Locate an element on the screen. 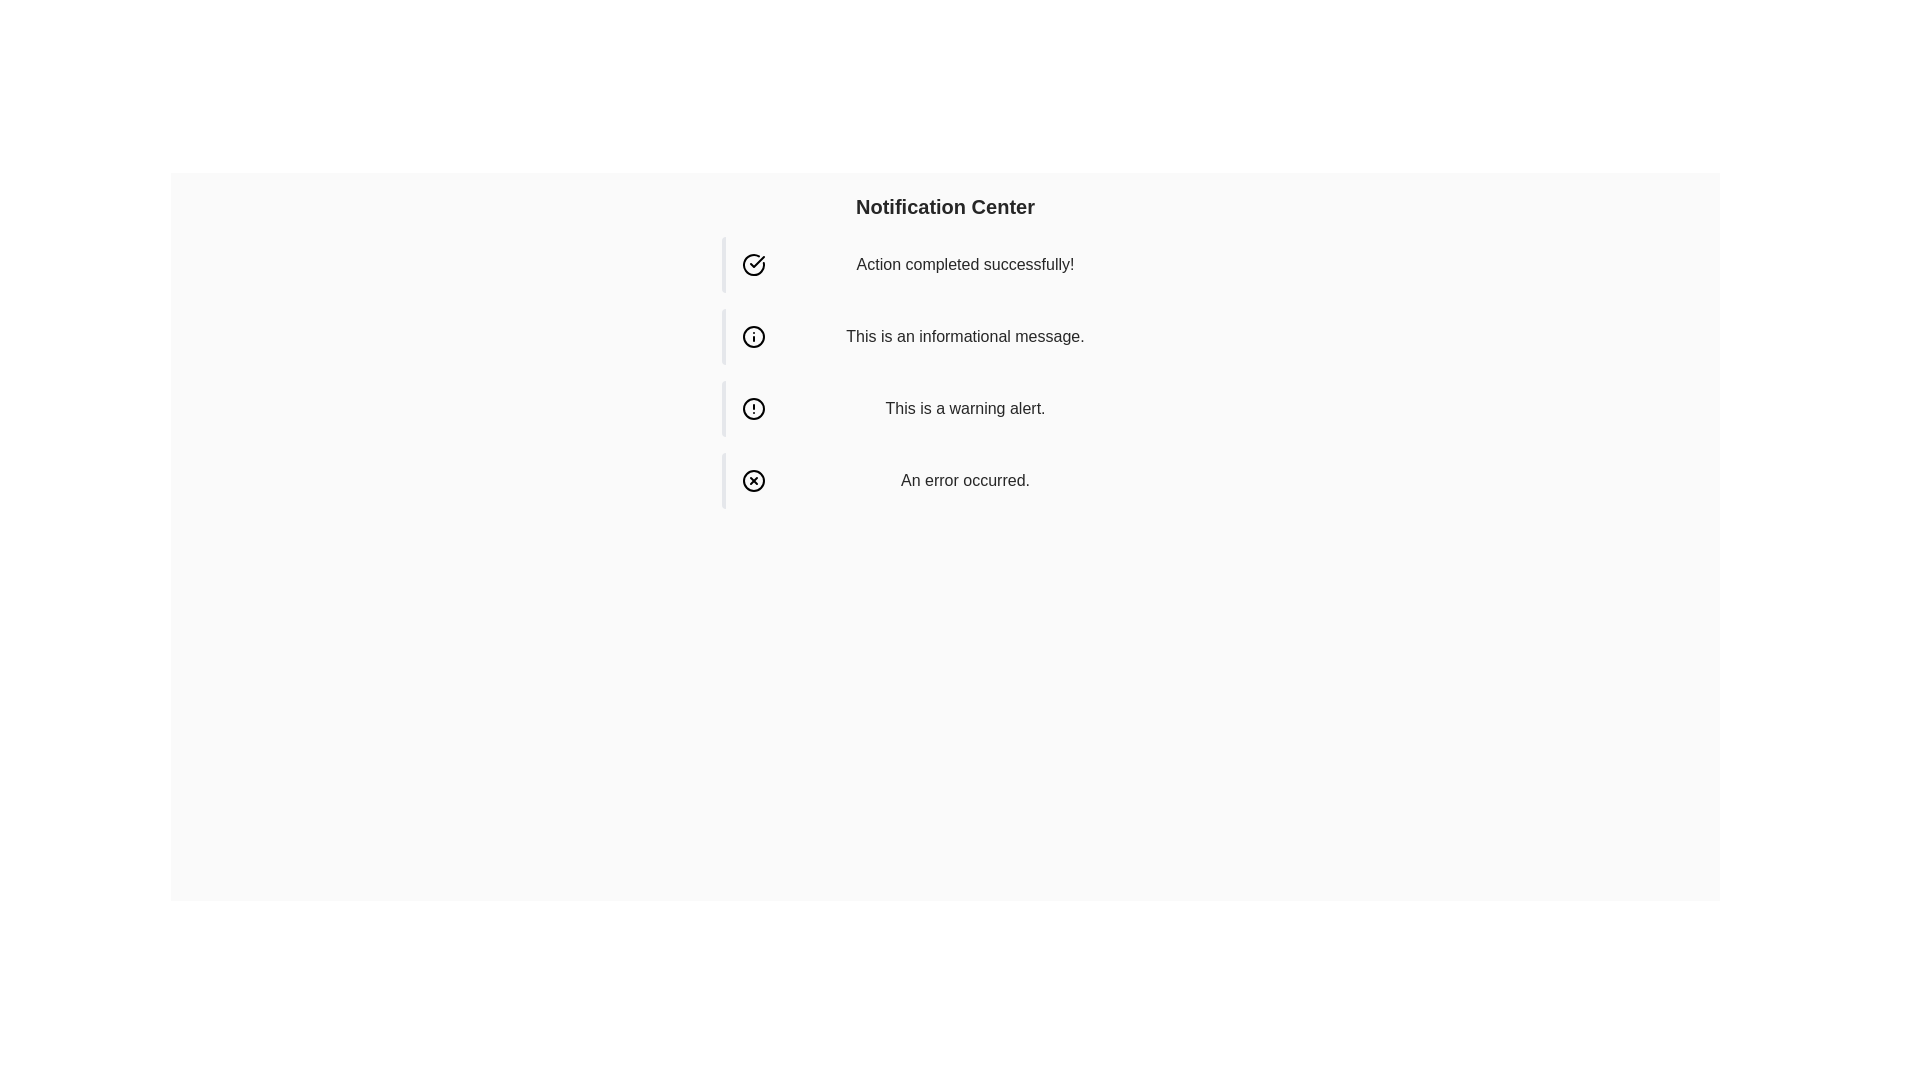 The width and height of the screenshot is (1920, 1080). the notification banner displaying 'Action completed successfully!' with a green-themed success design is located at coordinates (944, 264).